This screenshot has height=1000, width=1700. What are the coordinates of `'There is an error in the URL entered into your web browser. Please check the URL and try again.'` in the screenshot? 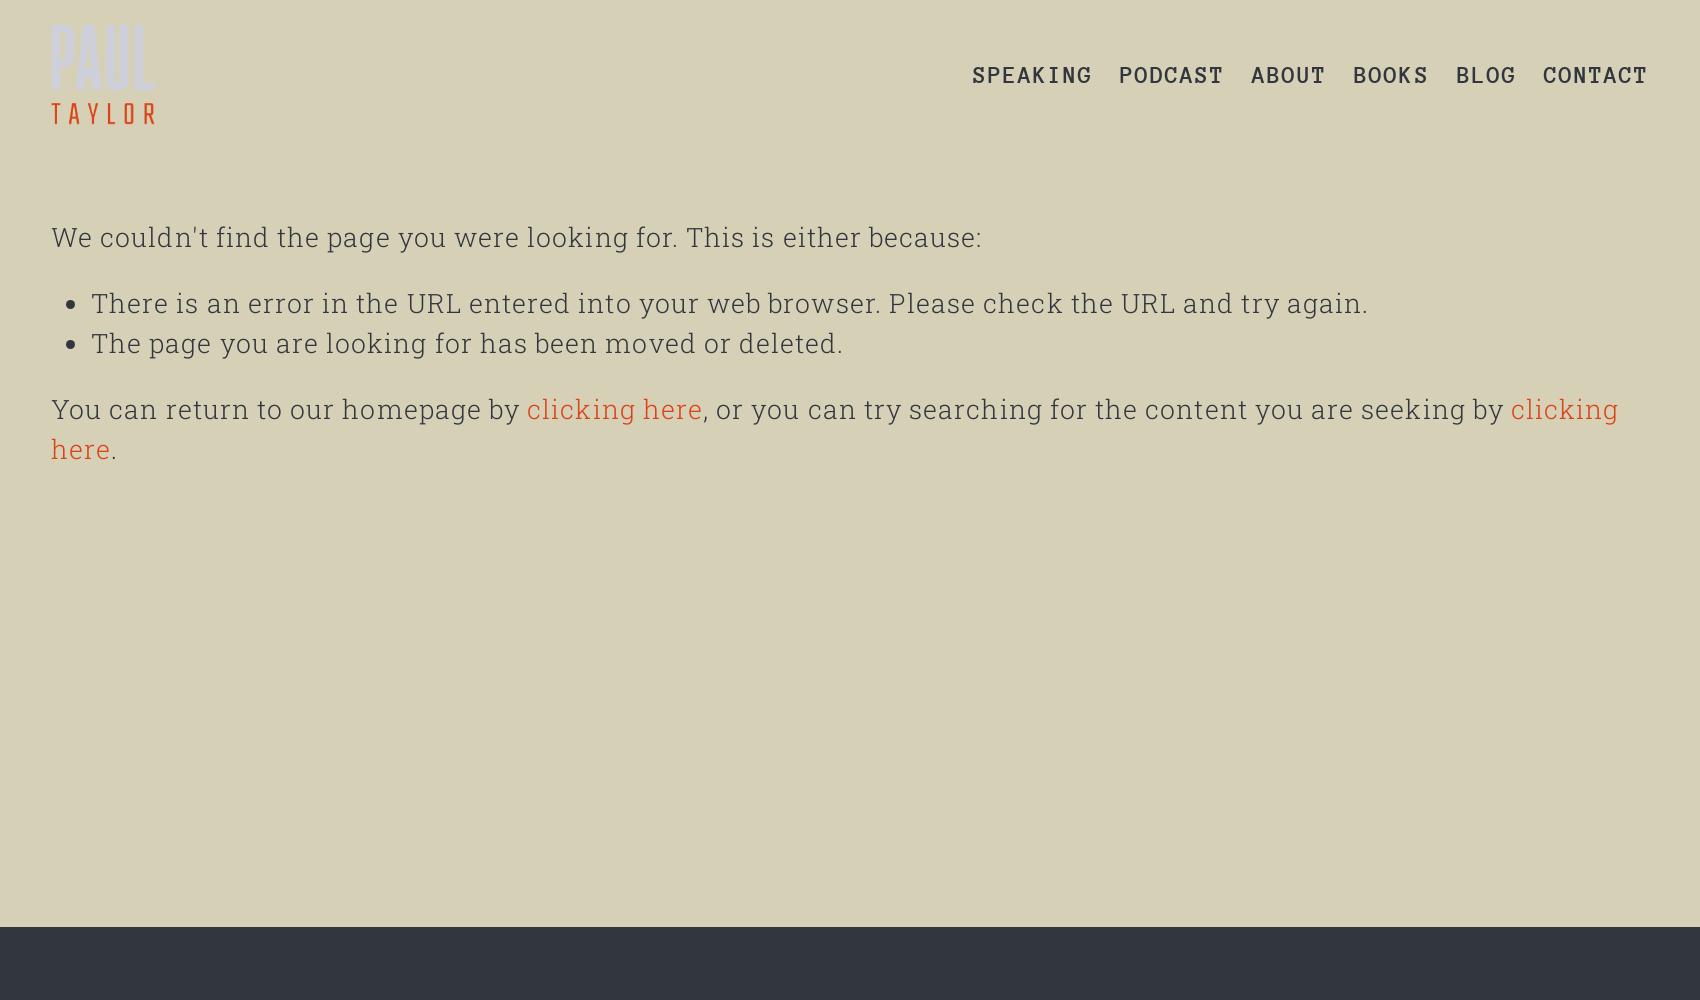 It's located at (729, 302).